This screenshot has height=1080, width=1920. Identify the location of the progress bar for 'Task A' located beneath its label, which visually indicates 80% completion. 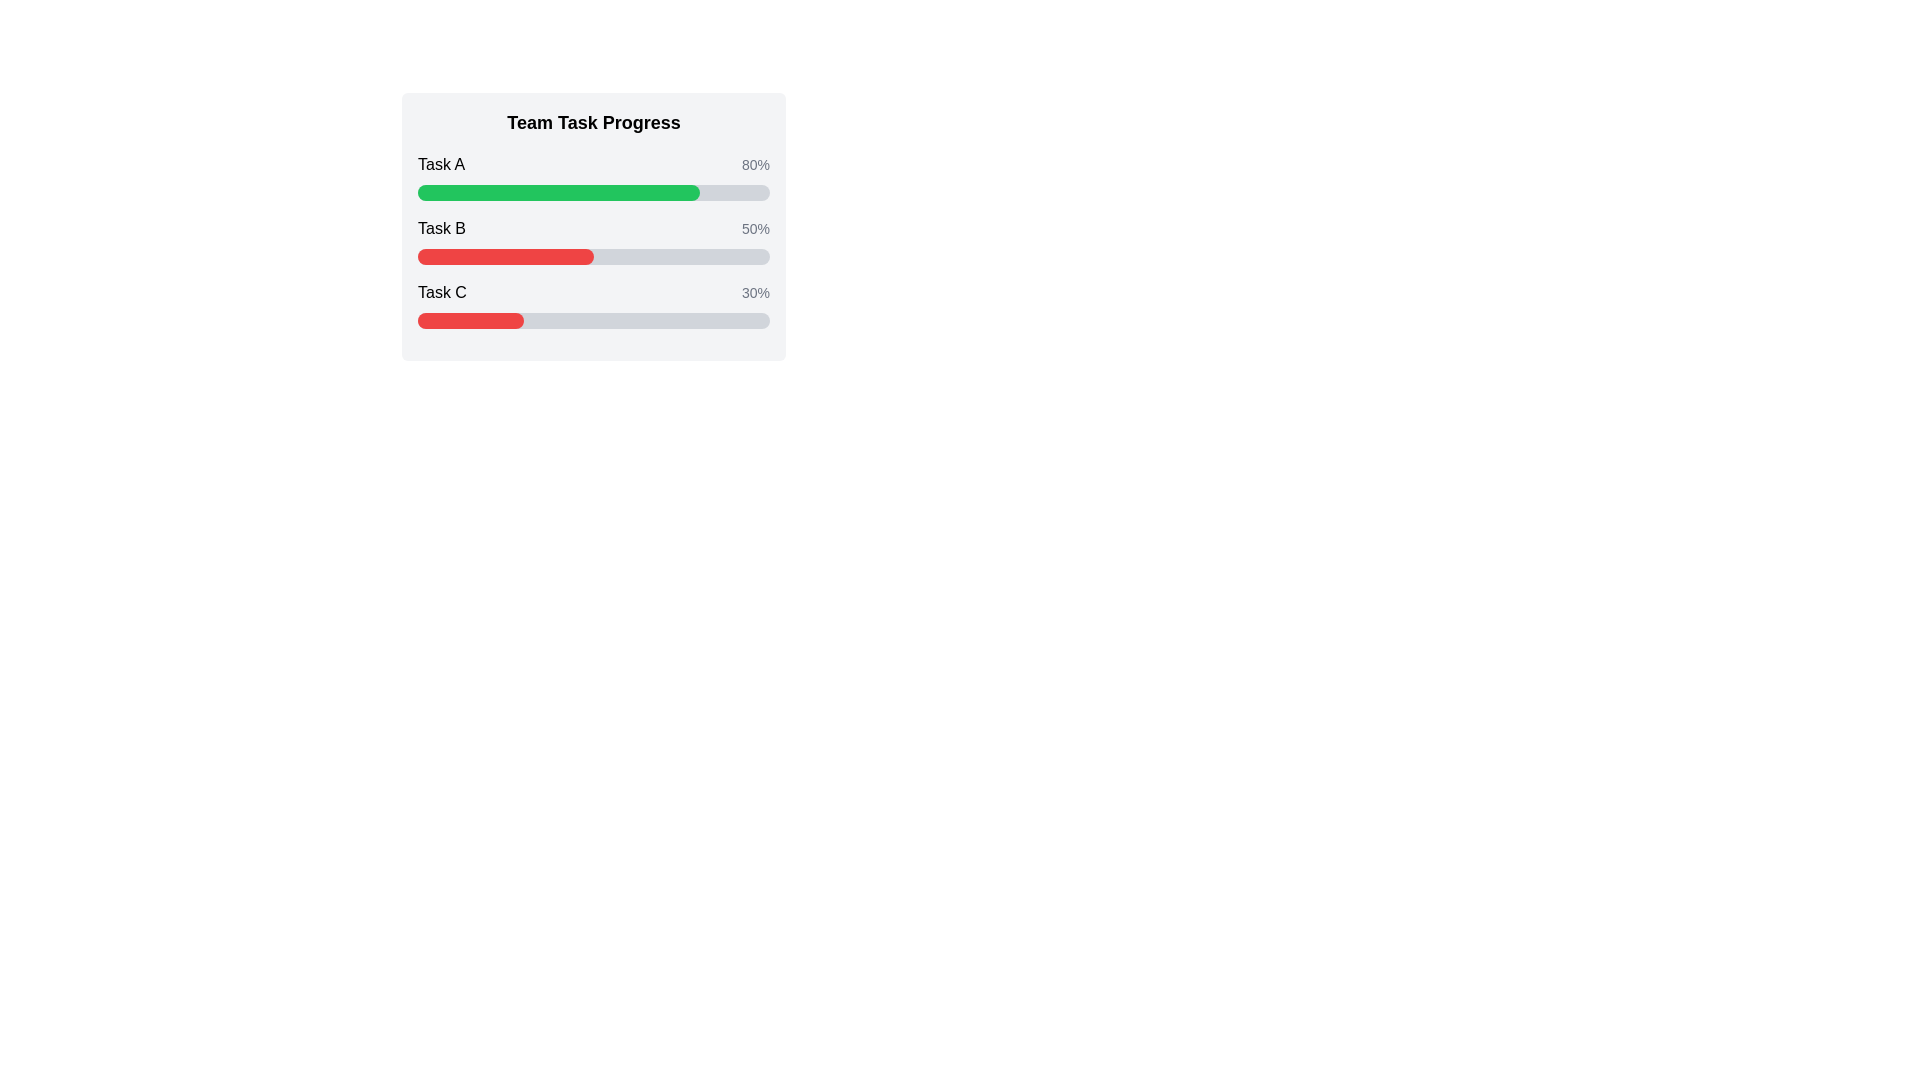
(593, 192).